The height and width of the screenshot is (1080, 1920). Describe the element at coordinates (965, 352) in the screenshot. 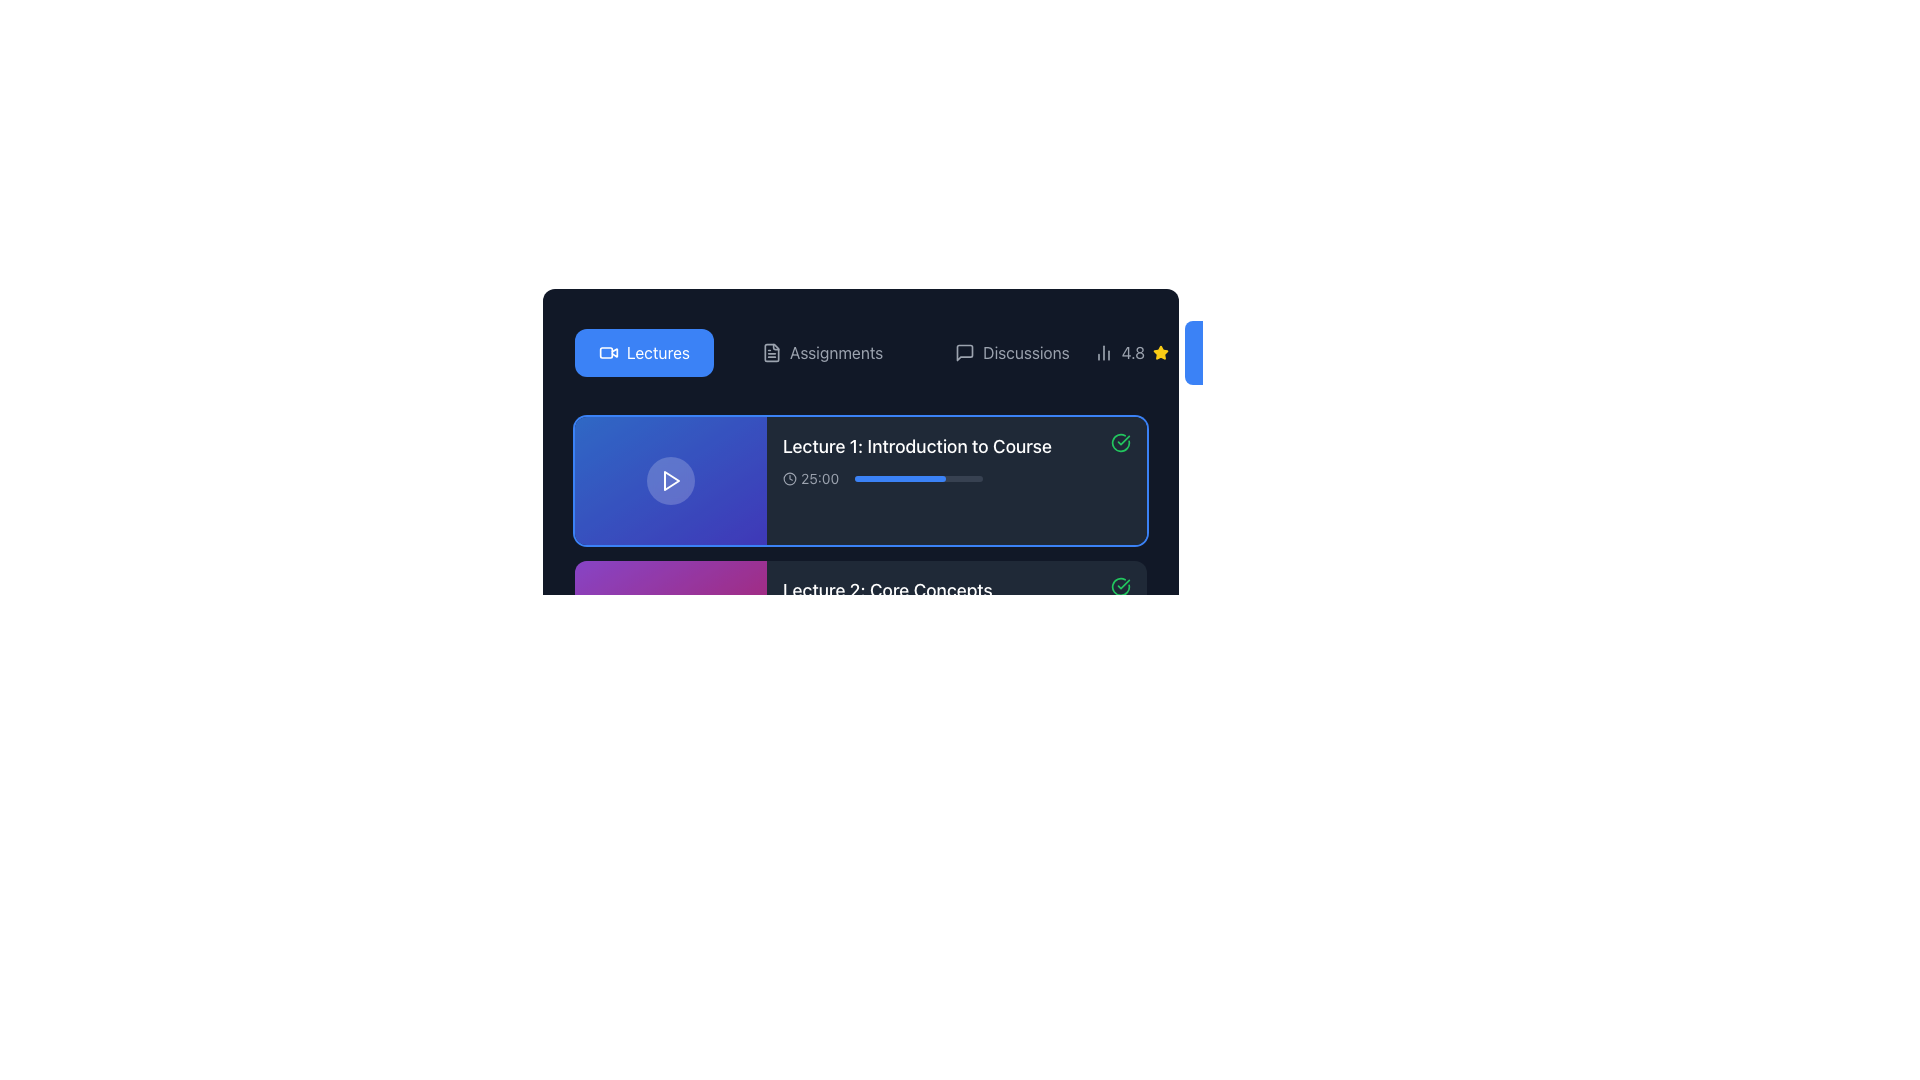

I see `the speech bubble icon representing the 'Discussion' or 'Comments' feature, which is located to the left of the 'Discussions' text label in the horizontal menu` at that location.